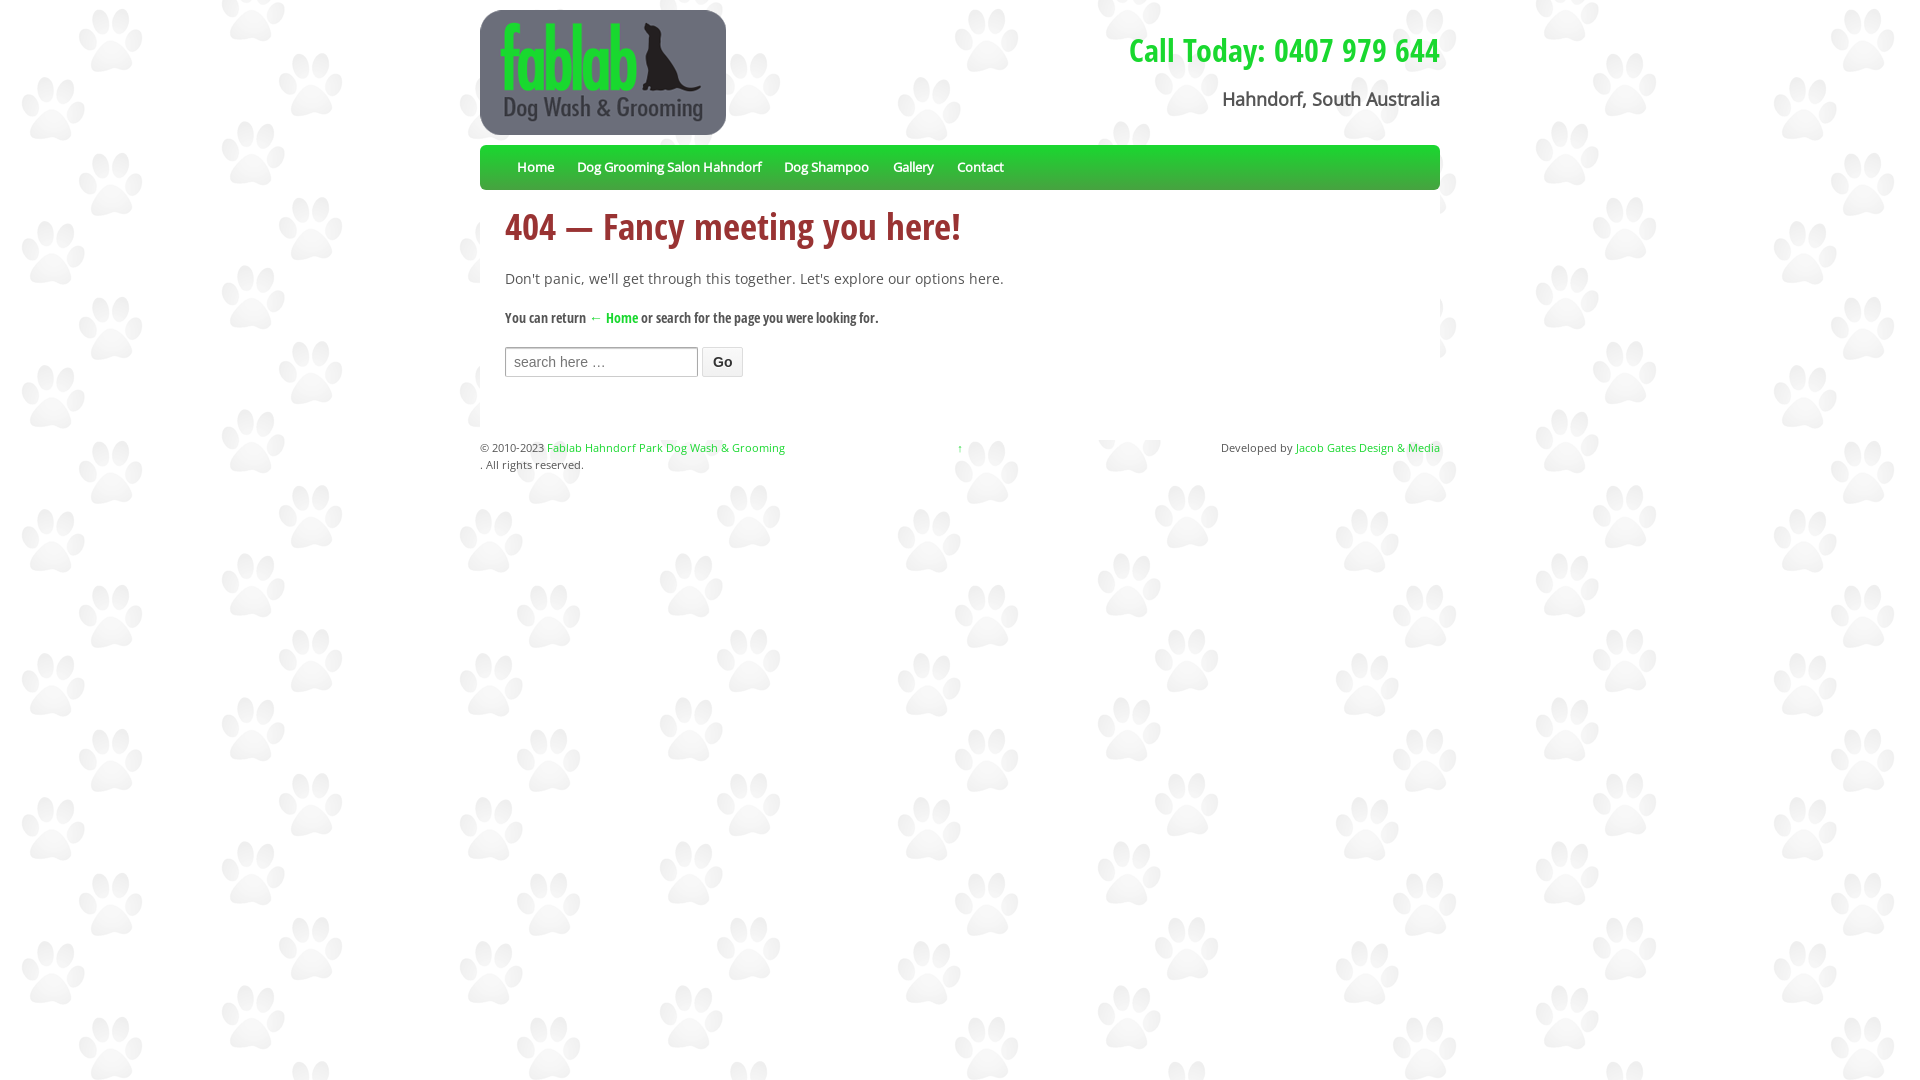  Describe the element at coordinates (668, 166) in the screenshot. I see `'Dog Grooming Salon Hahndorf'` at that location.